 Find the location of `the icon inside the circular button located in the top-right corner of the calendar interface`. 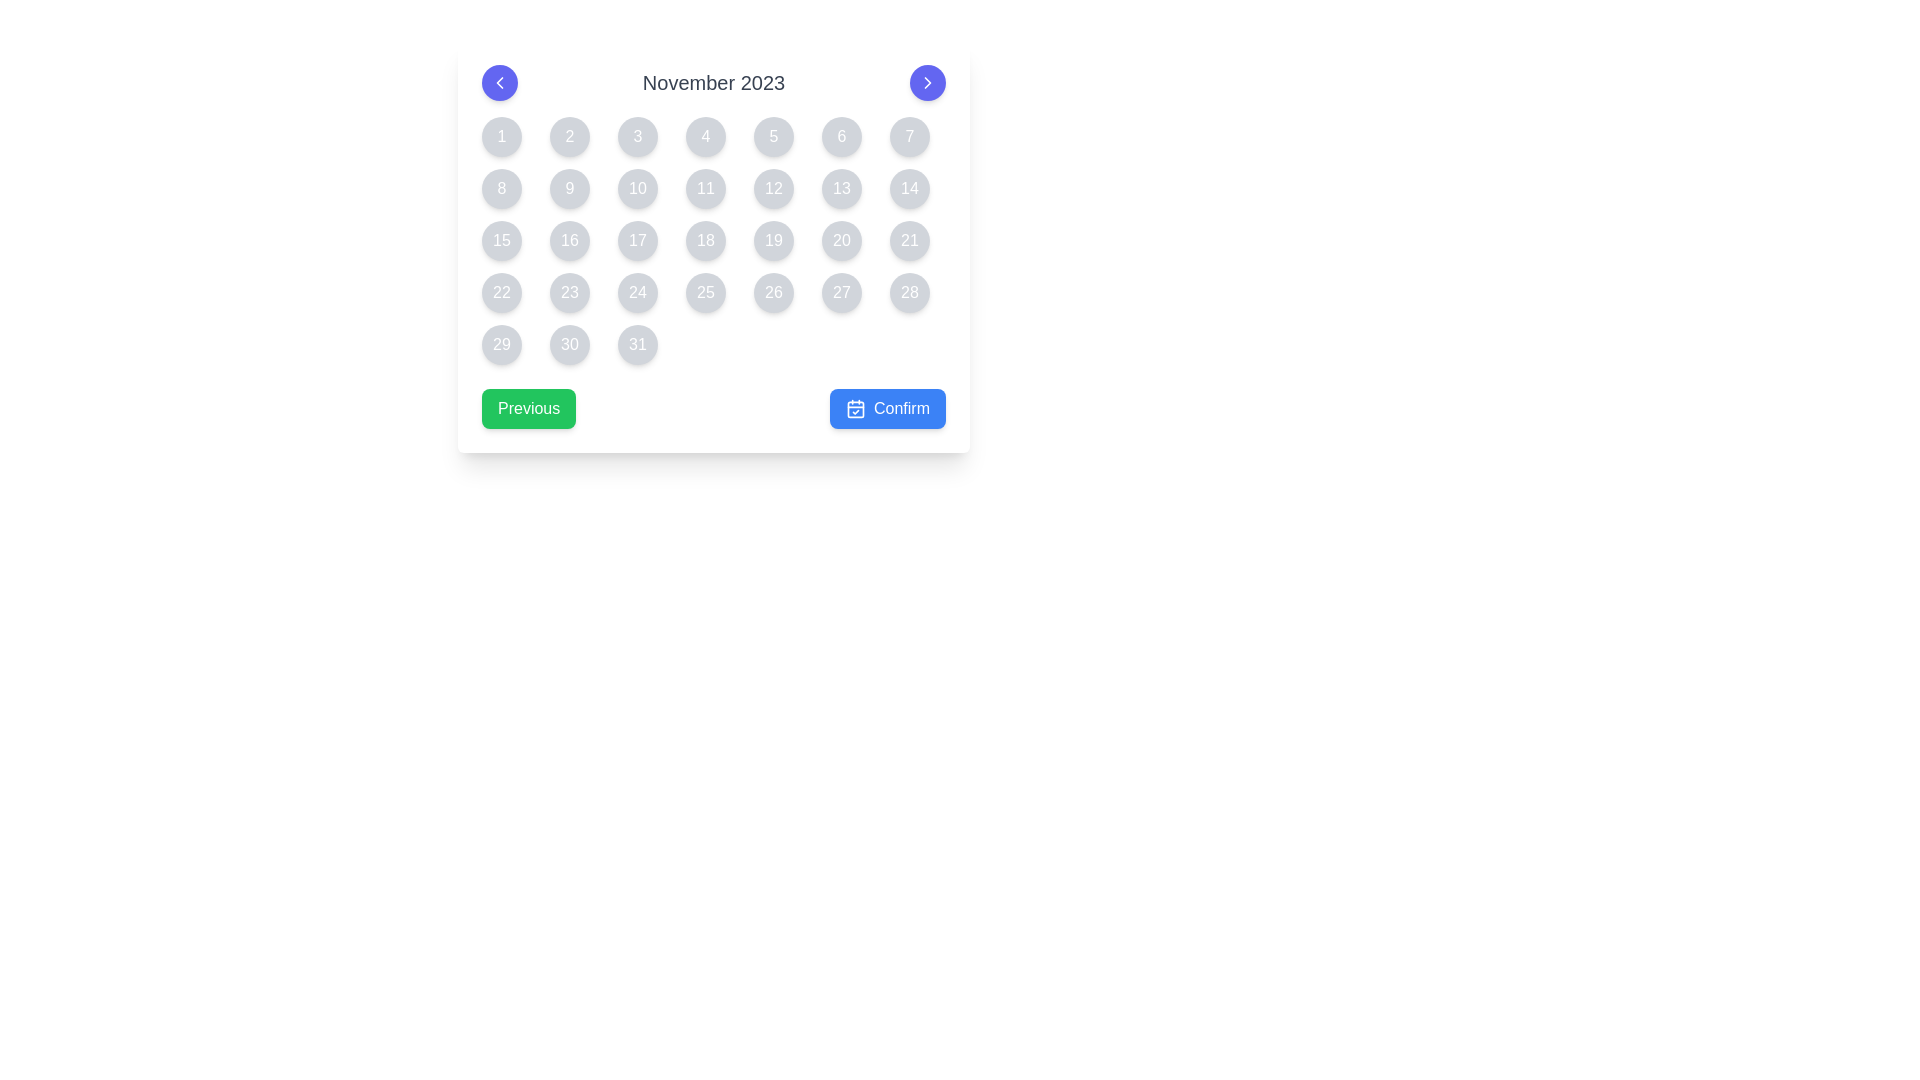

the icon inside the circular button located in the top-right corner of the calendar interface is located at coordinates (926, 82).